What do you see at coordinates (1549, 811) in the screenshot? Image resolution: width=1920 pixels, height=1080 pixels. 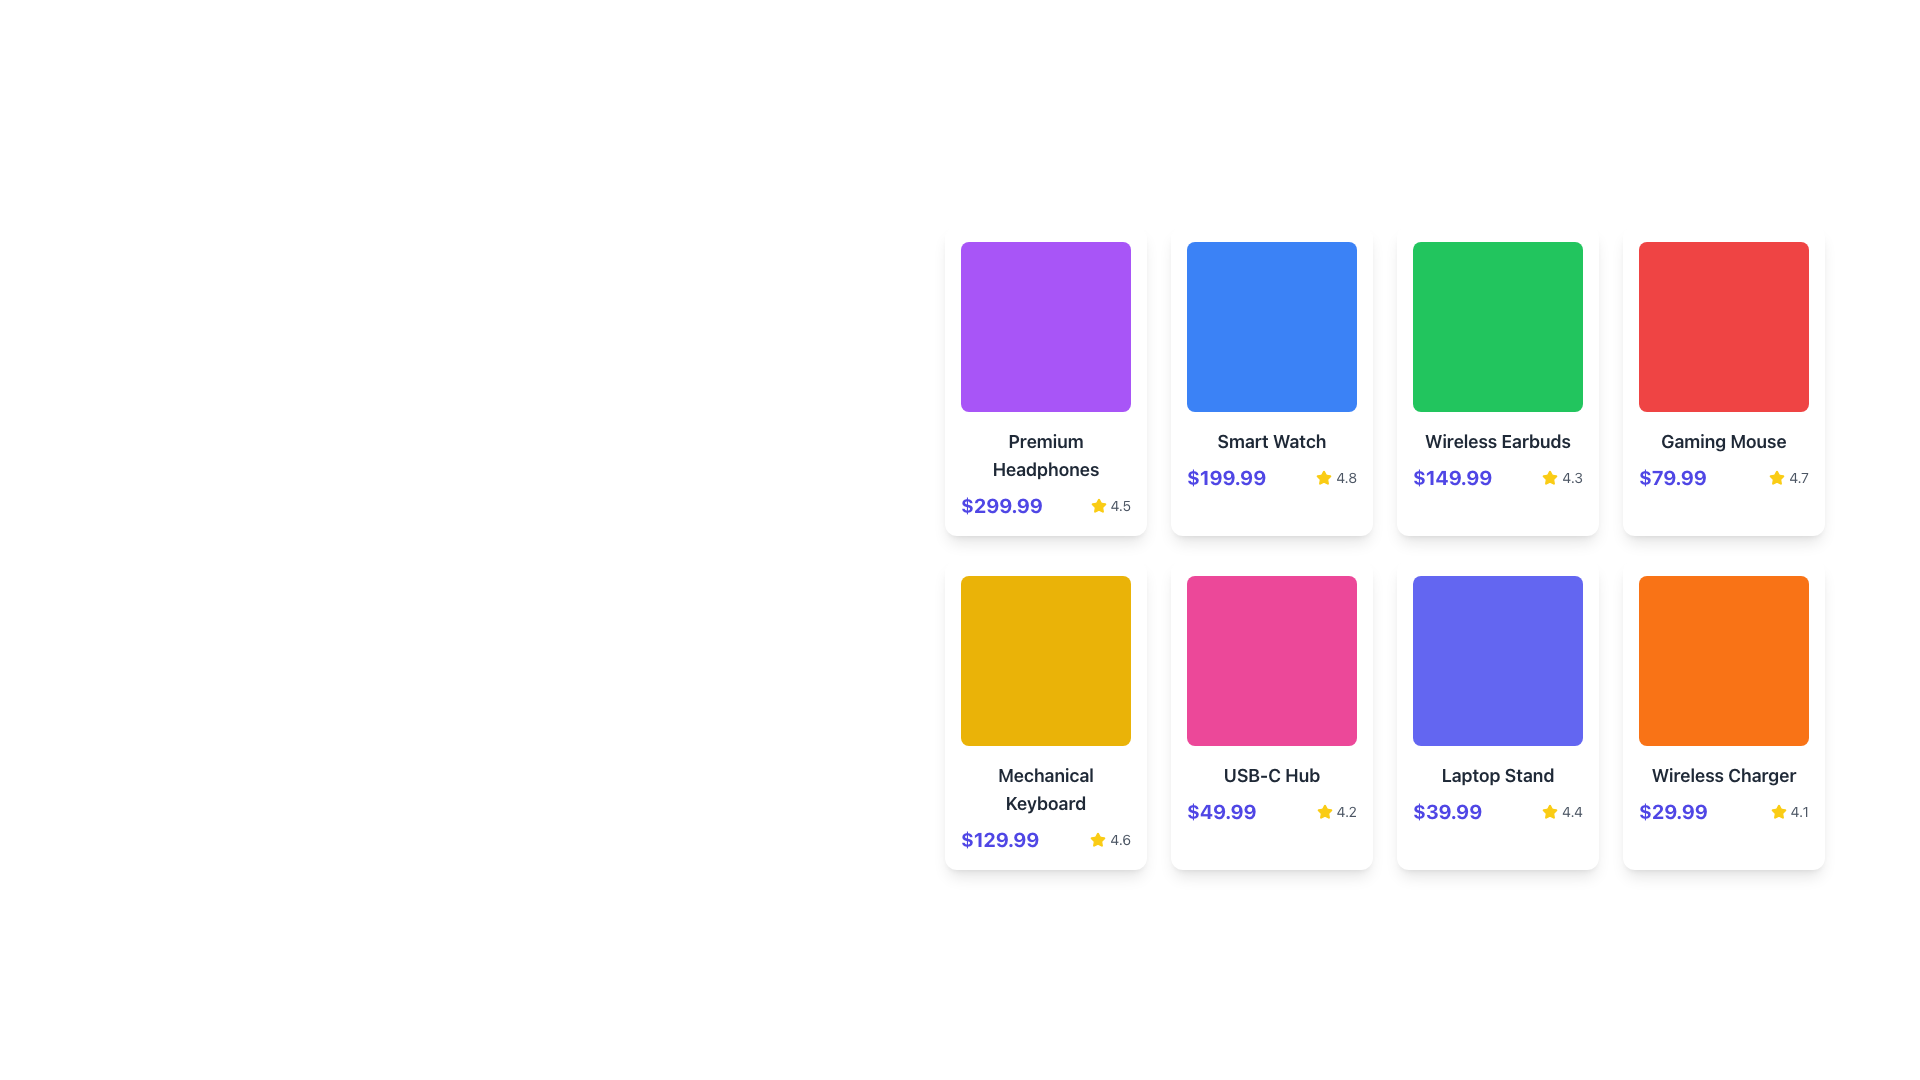 I see `the yellow star-shaped rating icon located in the bottom-right corner of the 'Laptop Stand' card, which indicates a rating score of '4.4'` at bounding box center [1549, 811].